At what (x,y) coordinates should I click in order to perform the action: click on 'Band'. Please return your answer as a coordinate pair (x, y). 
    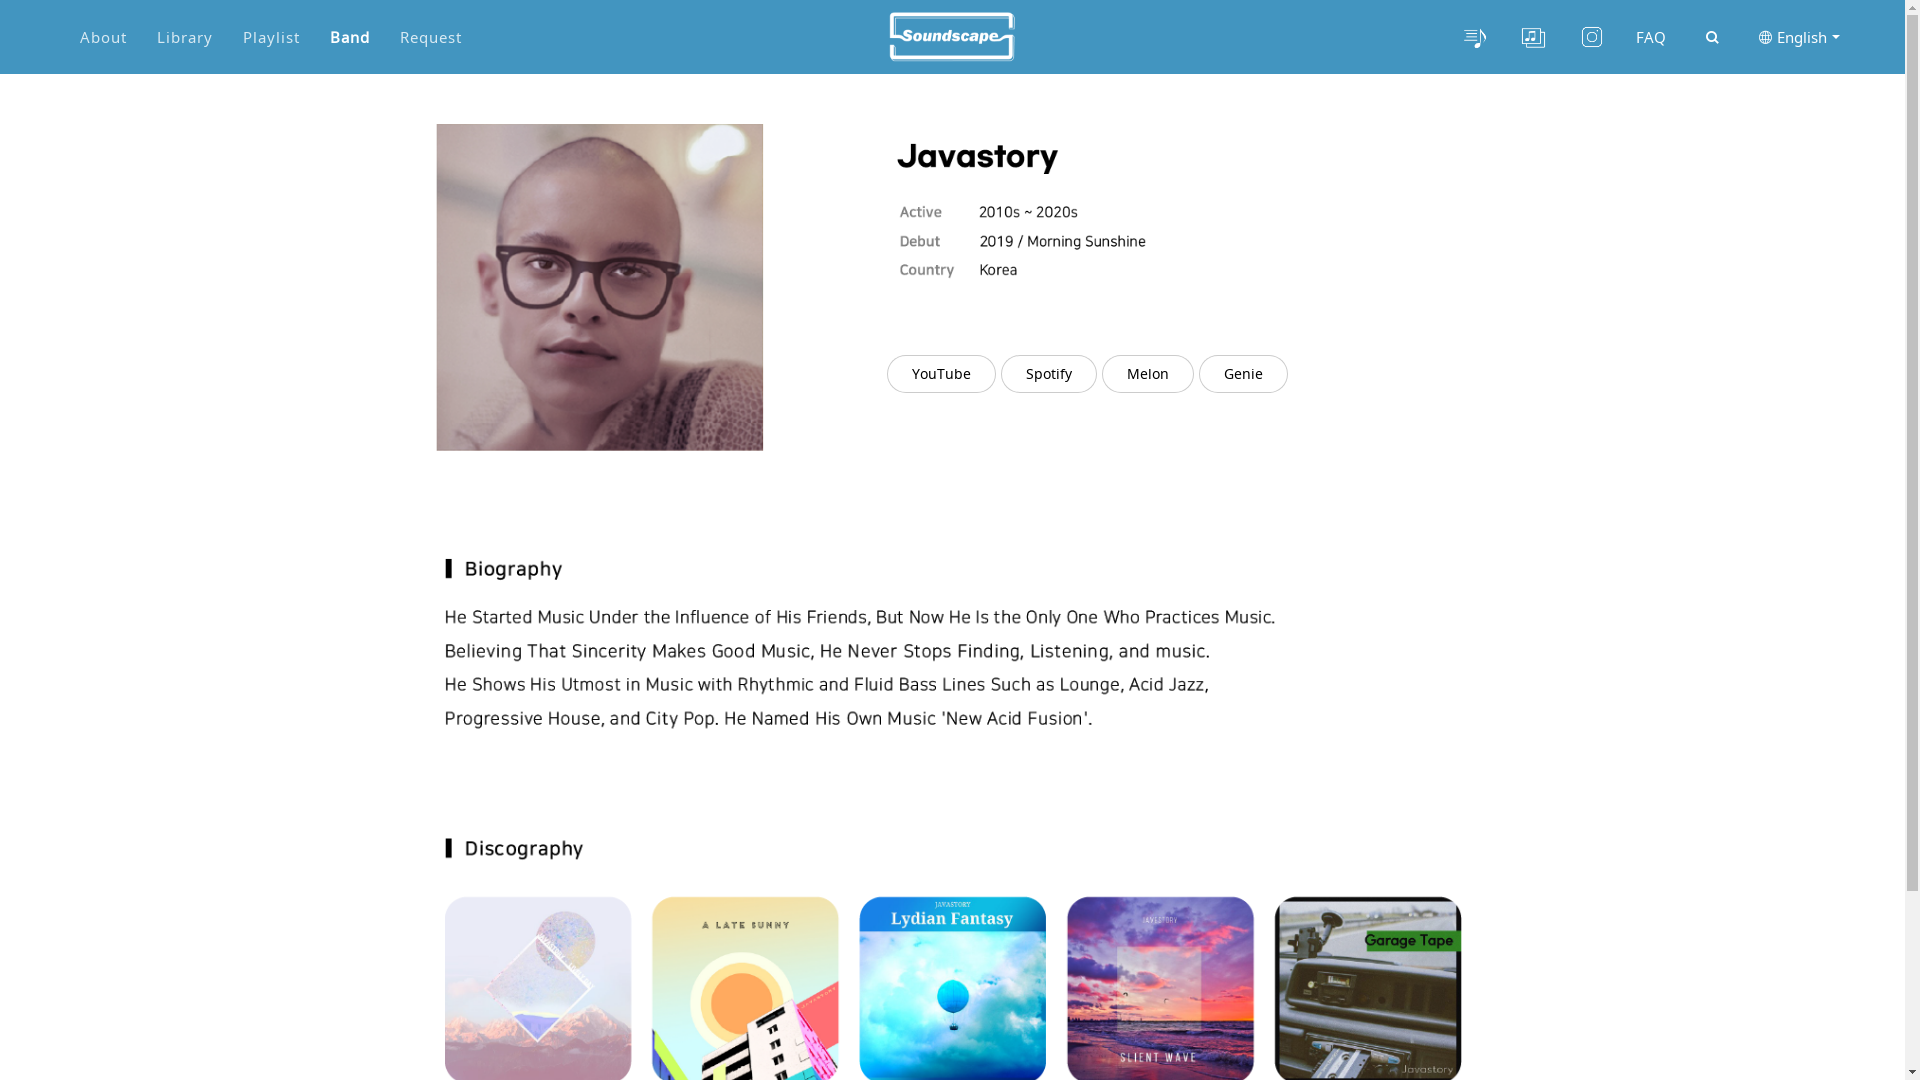
    Looking at the image, I should click on (350, 37).